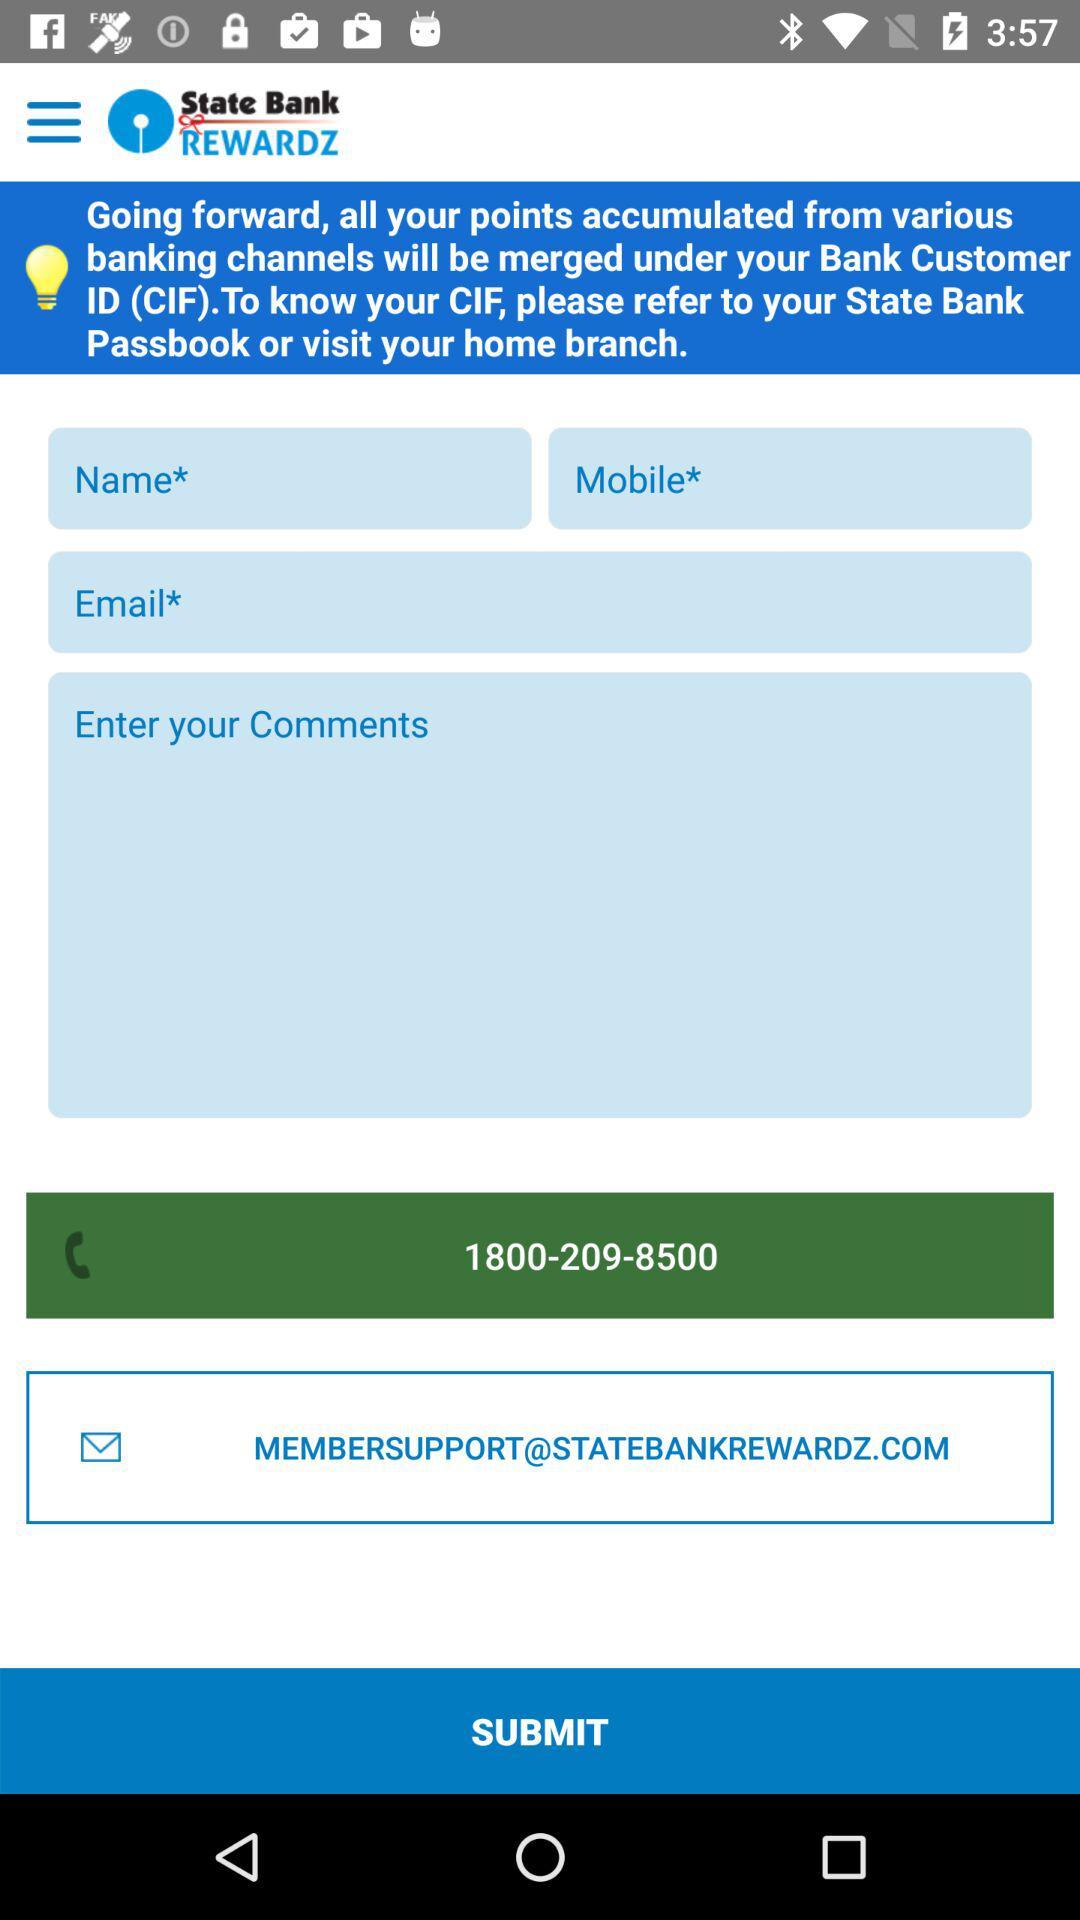 The image size is (1080, 1920). What do you see at coordinates (590, 1254) in the screenshot?
I see `the 1800-209-8500` at bounding box center [590, 1254].